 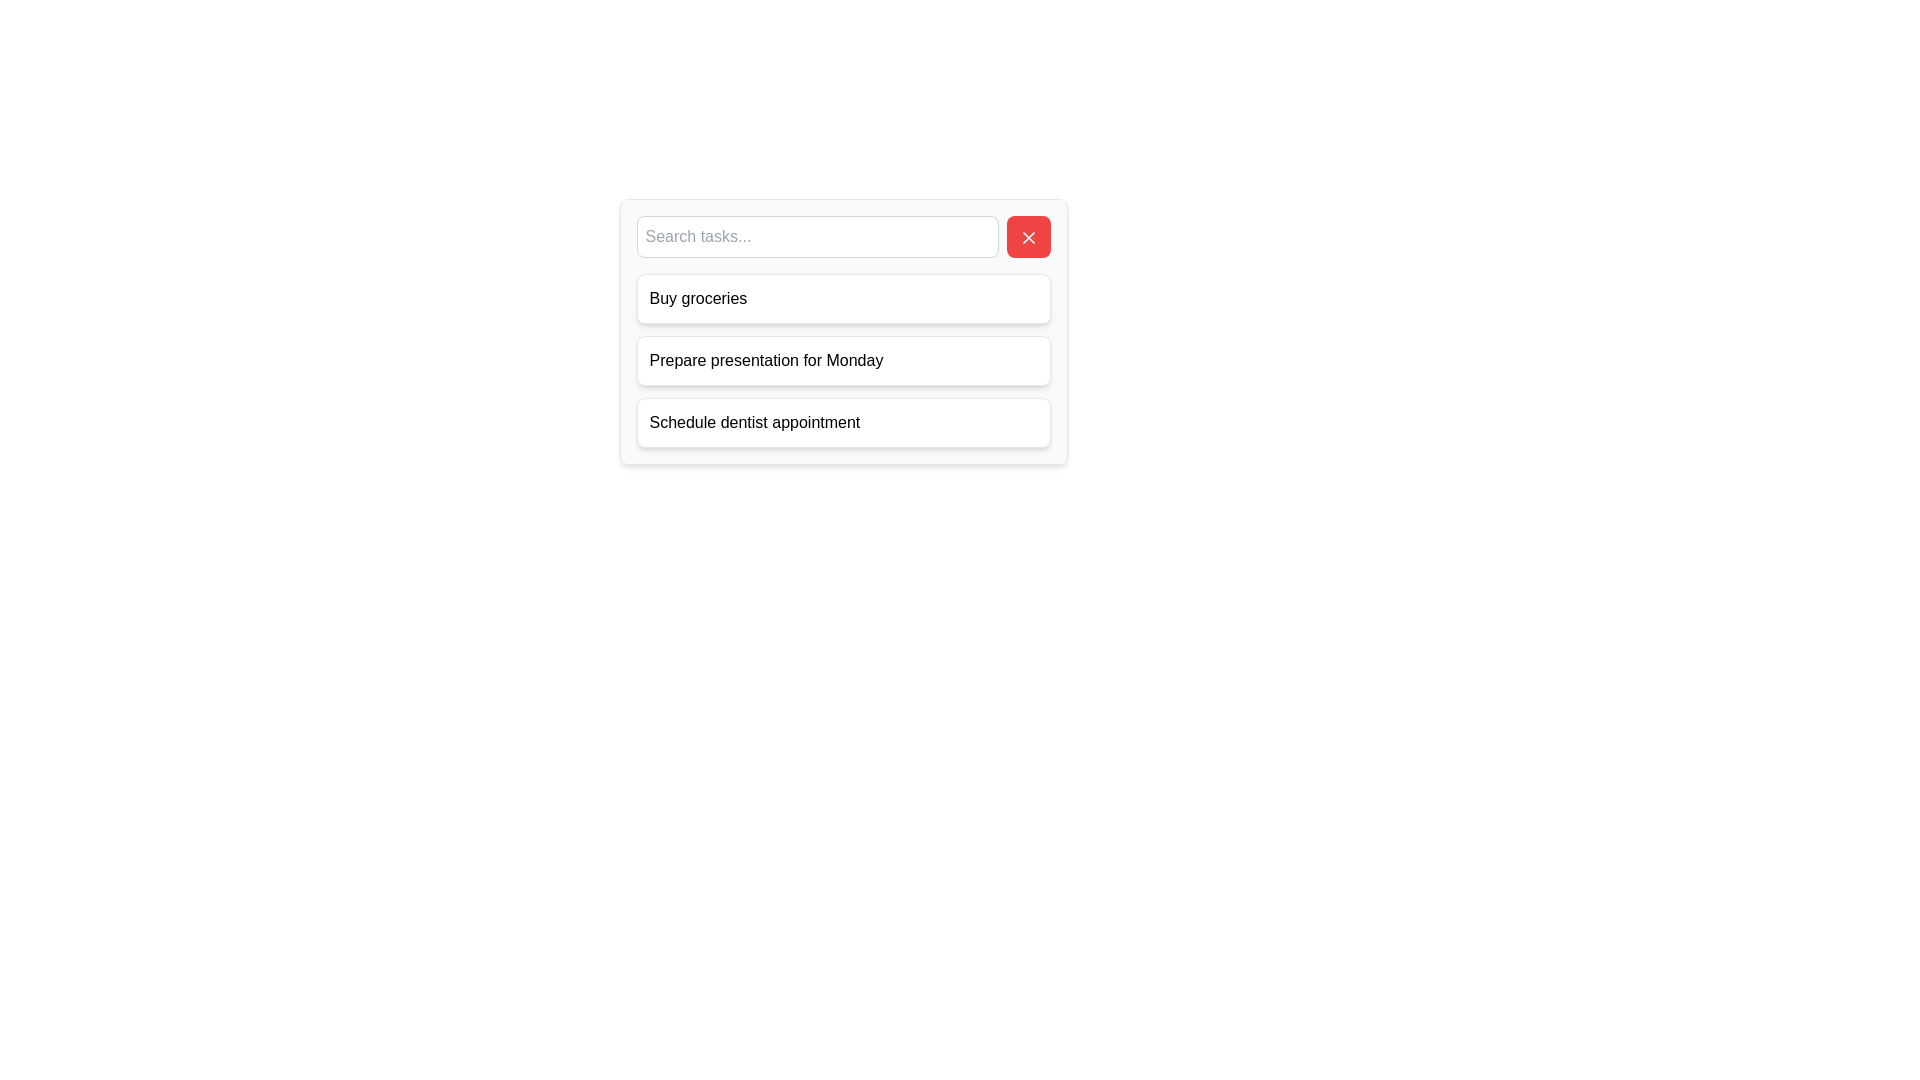 What do you see at coordinates (1028, 236) in the screenshot?
I see `the SVG icon located in the top-right corner of the search bar component, which is part of a red square button with rounded edges` at bounding box center [1028, 236].